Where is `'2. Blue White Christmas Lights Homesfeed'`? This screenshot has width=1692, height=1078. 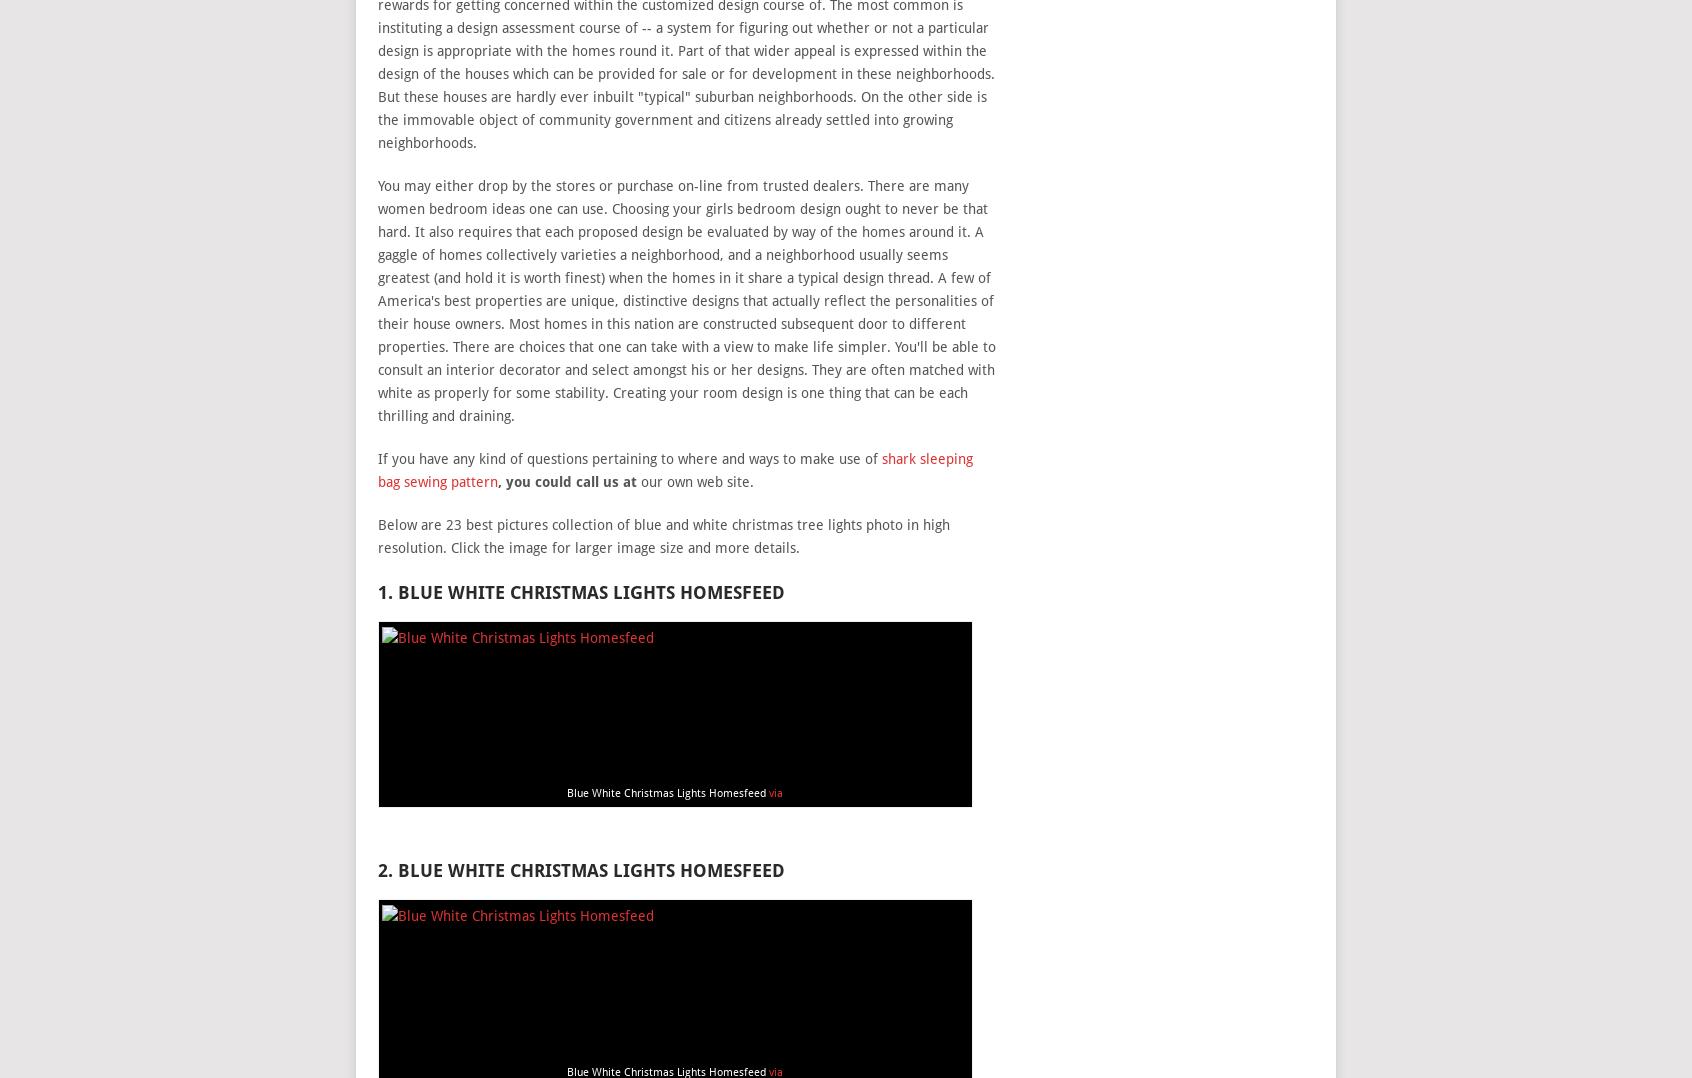
'2. Blue White Christmas Lights Homesfeed' is located at coordinates (579, 869).